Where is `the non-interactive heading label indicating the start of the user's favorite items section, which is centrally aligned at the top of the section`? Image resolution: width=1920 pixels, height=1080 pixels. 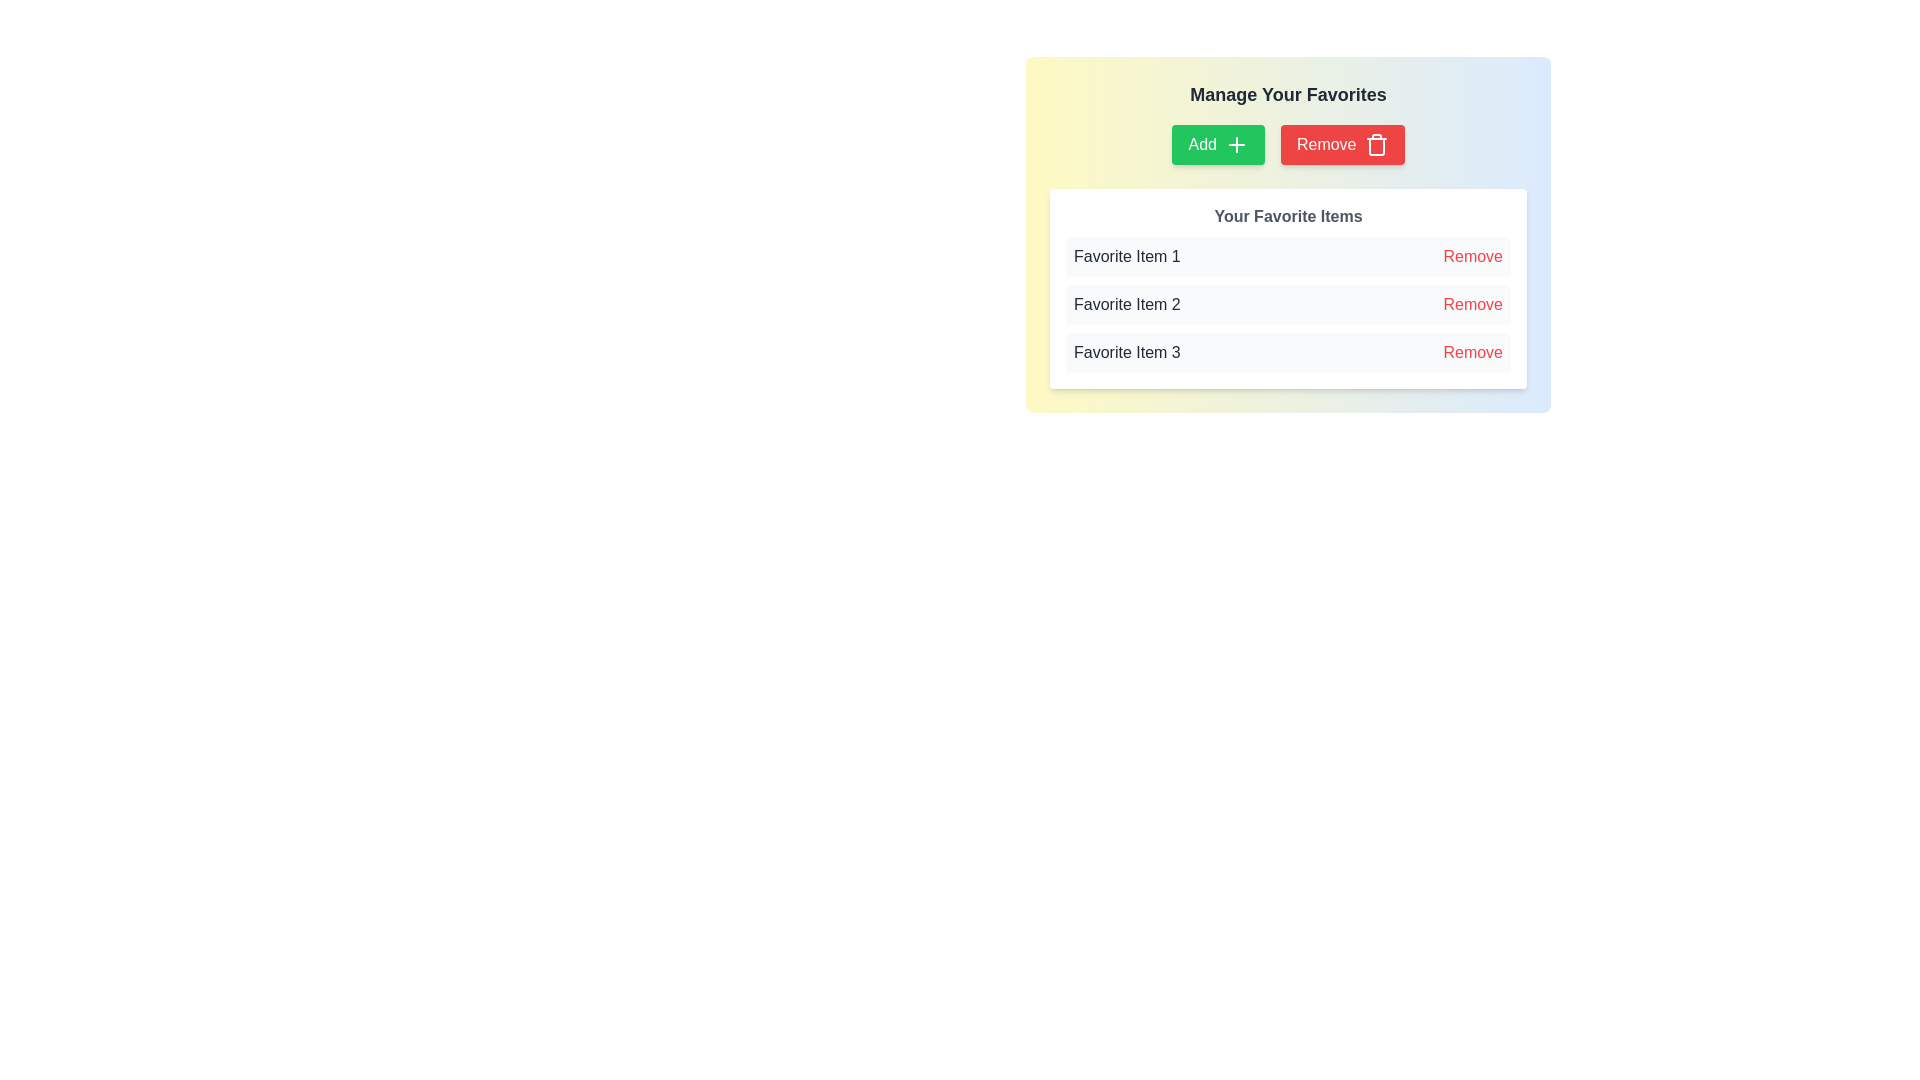
the non-interactive heading label indicating the start of the user's favorite items section, which is centrally aligned at the top of the section is located at coordinates (1288, 216).